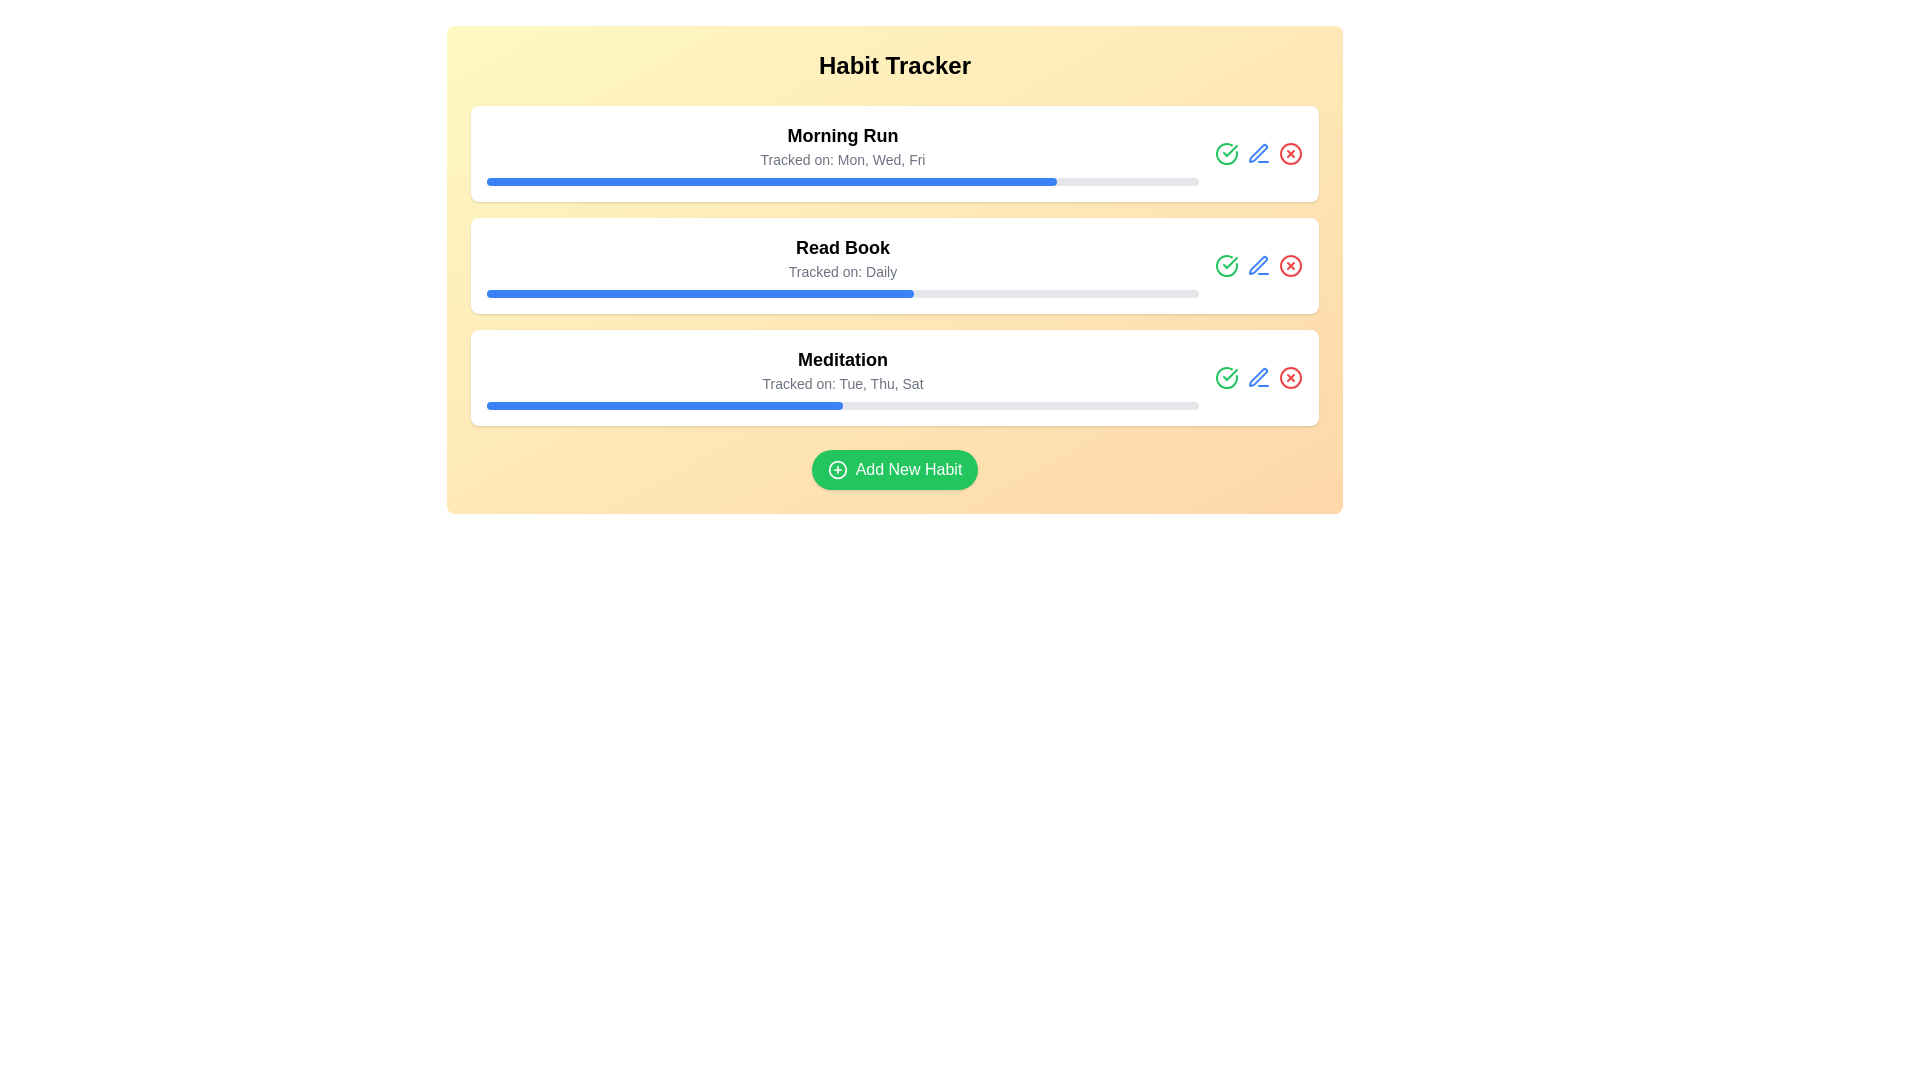 Image resolution: width=1920 pixels, height=1080 pixels. I want to click on the red circular delete icon with a cross inside, located at the top right corner of the second row in the habit tracking list, so click(1291, 265).